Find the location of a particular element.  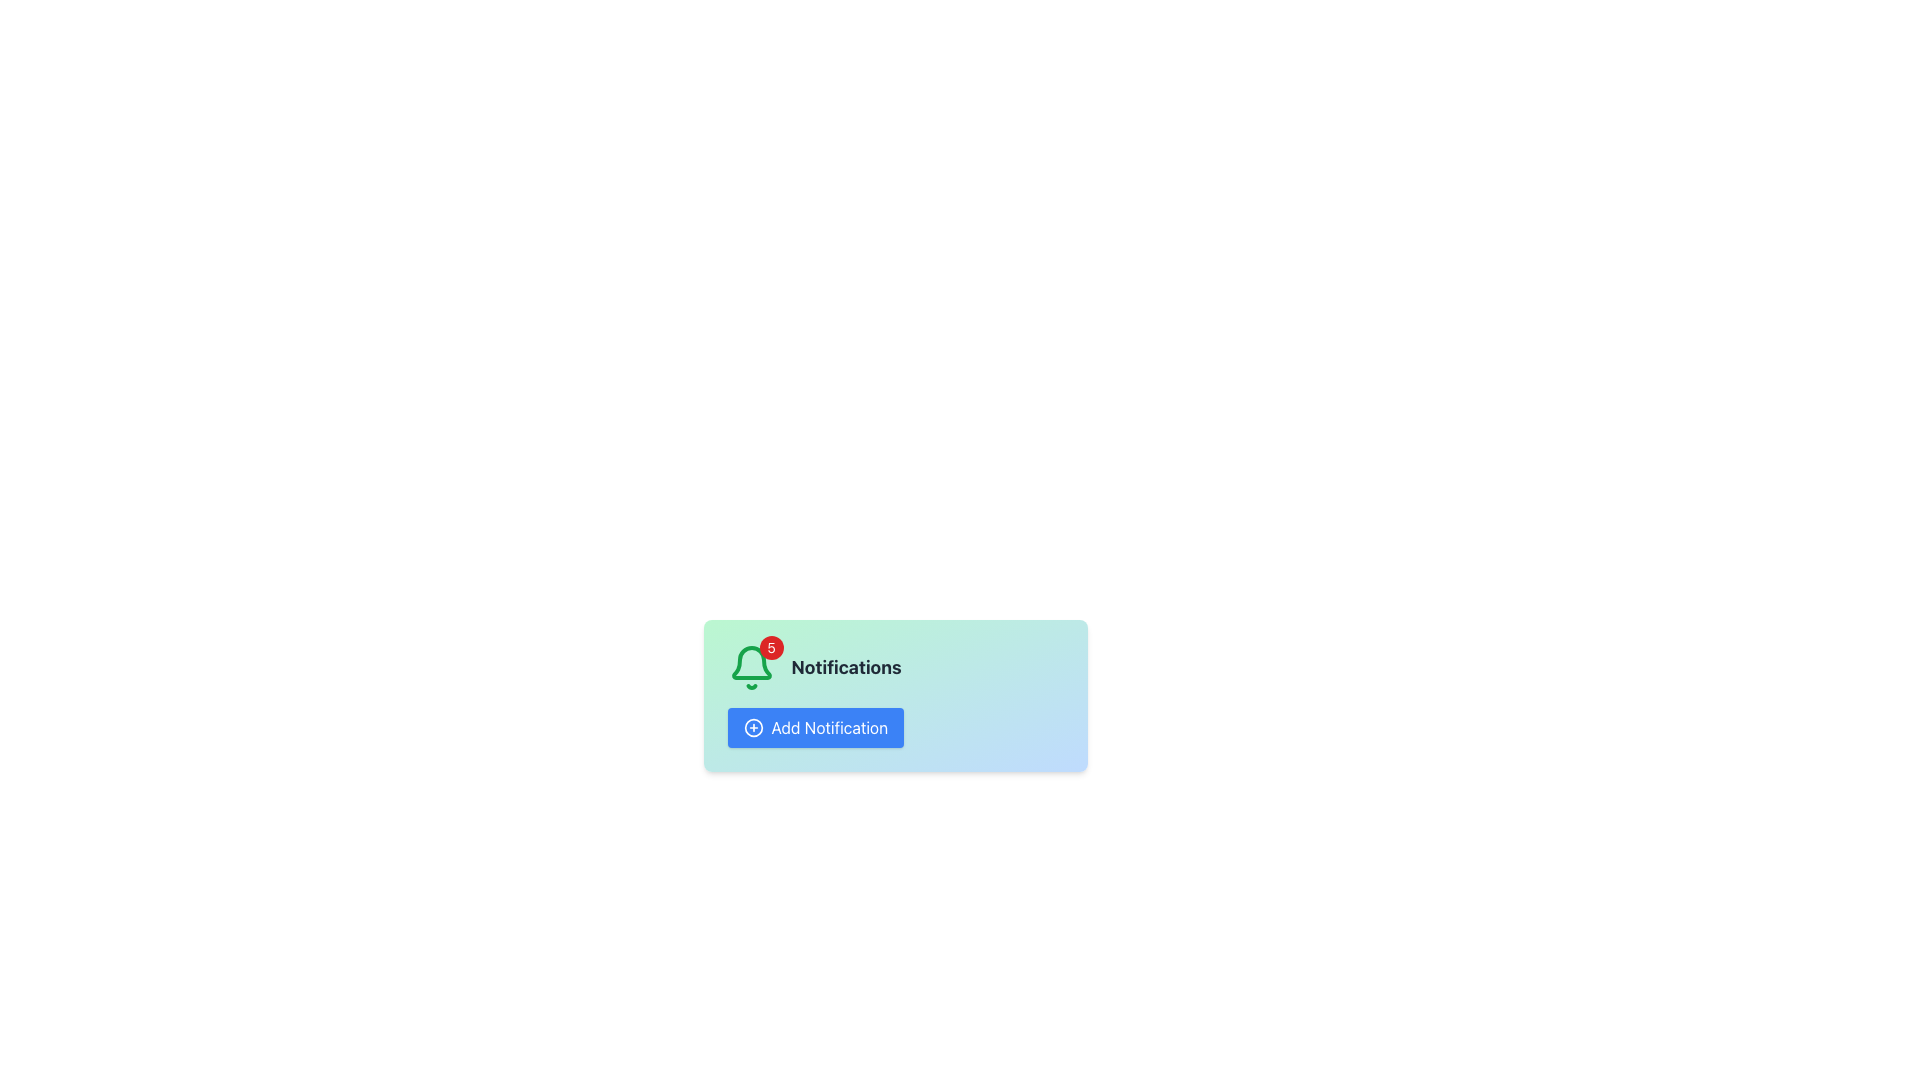

the rectangular blue button labeled 'Add Notification' to observe a styling change is located at coordinates (815, 728).